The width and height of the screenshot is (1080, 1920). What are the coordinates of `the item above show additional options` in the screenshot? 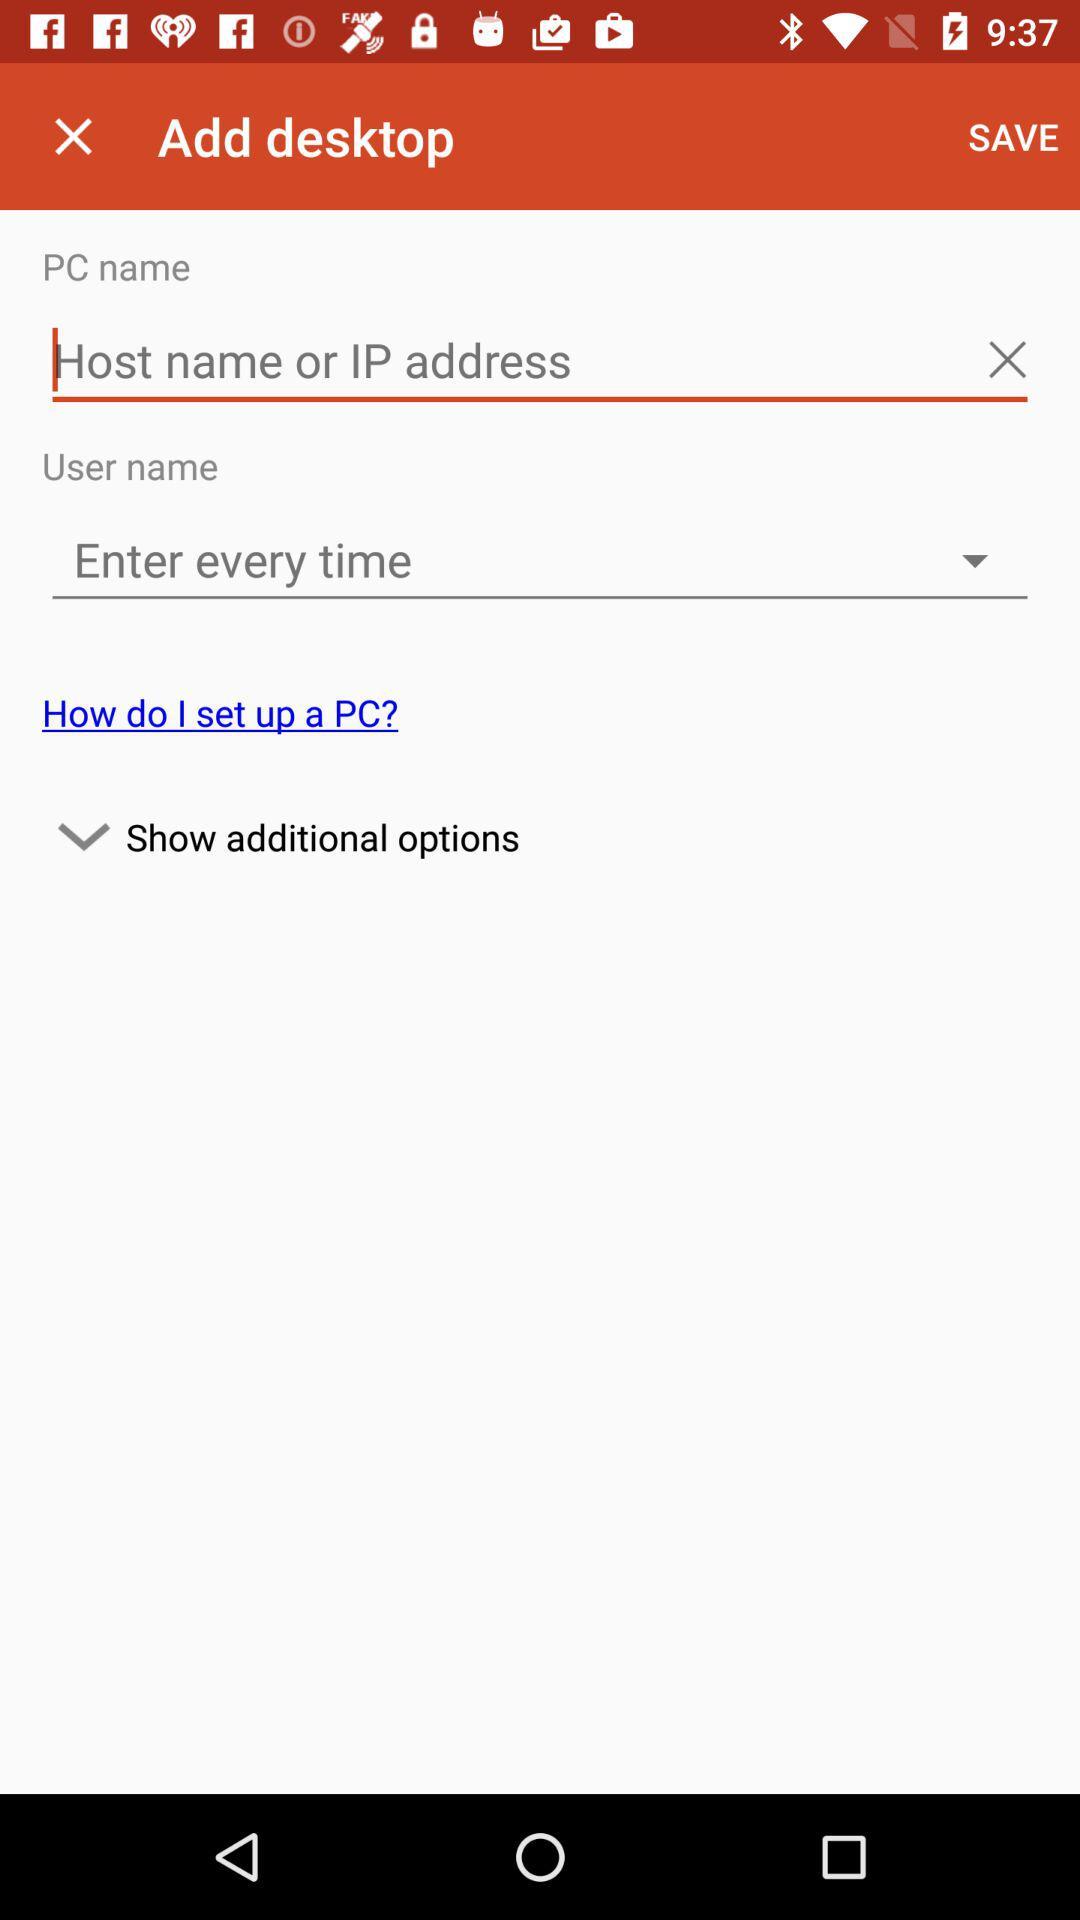 It's located at (220, 712).